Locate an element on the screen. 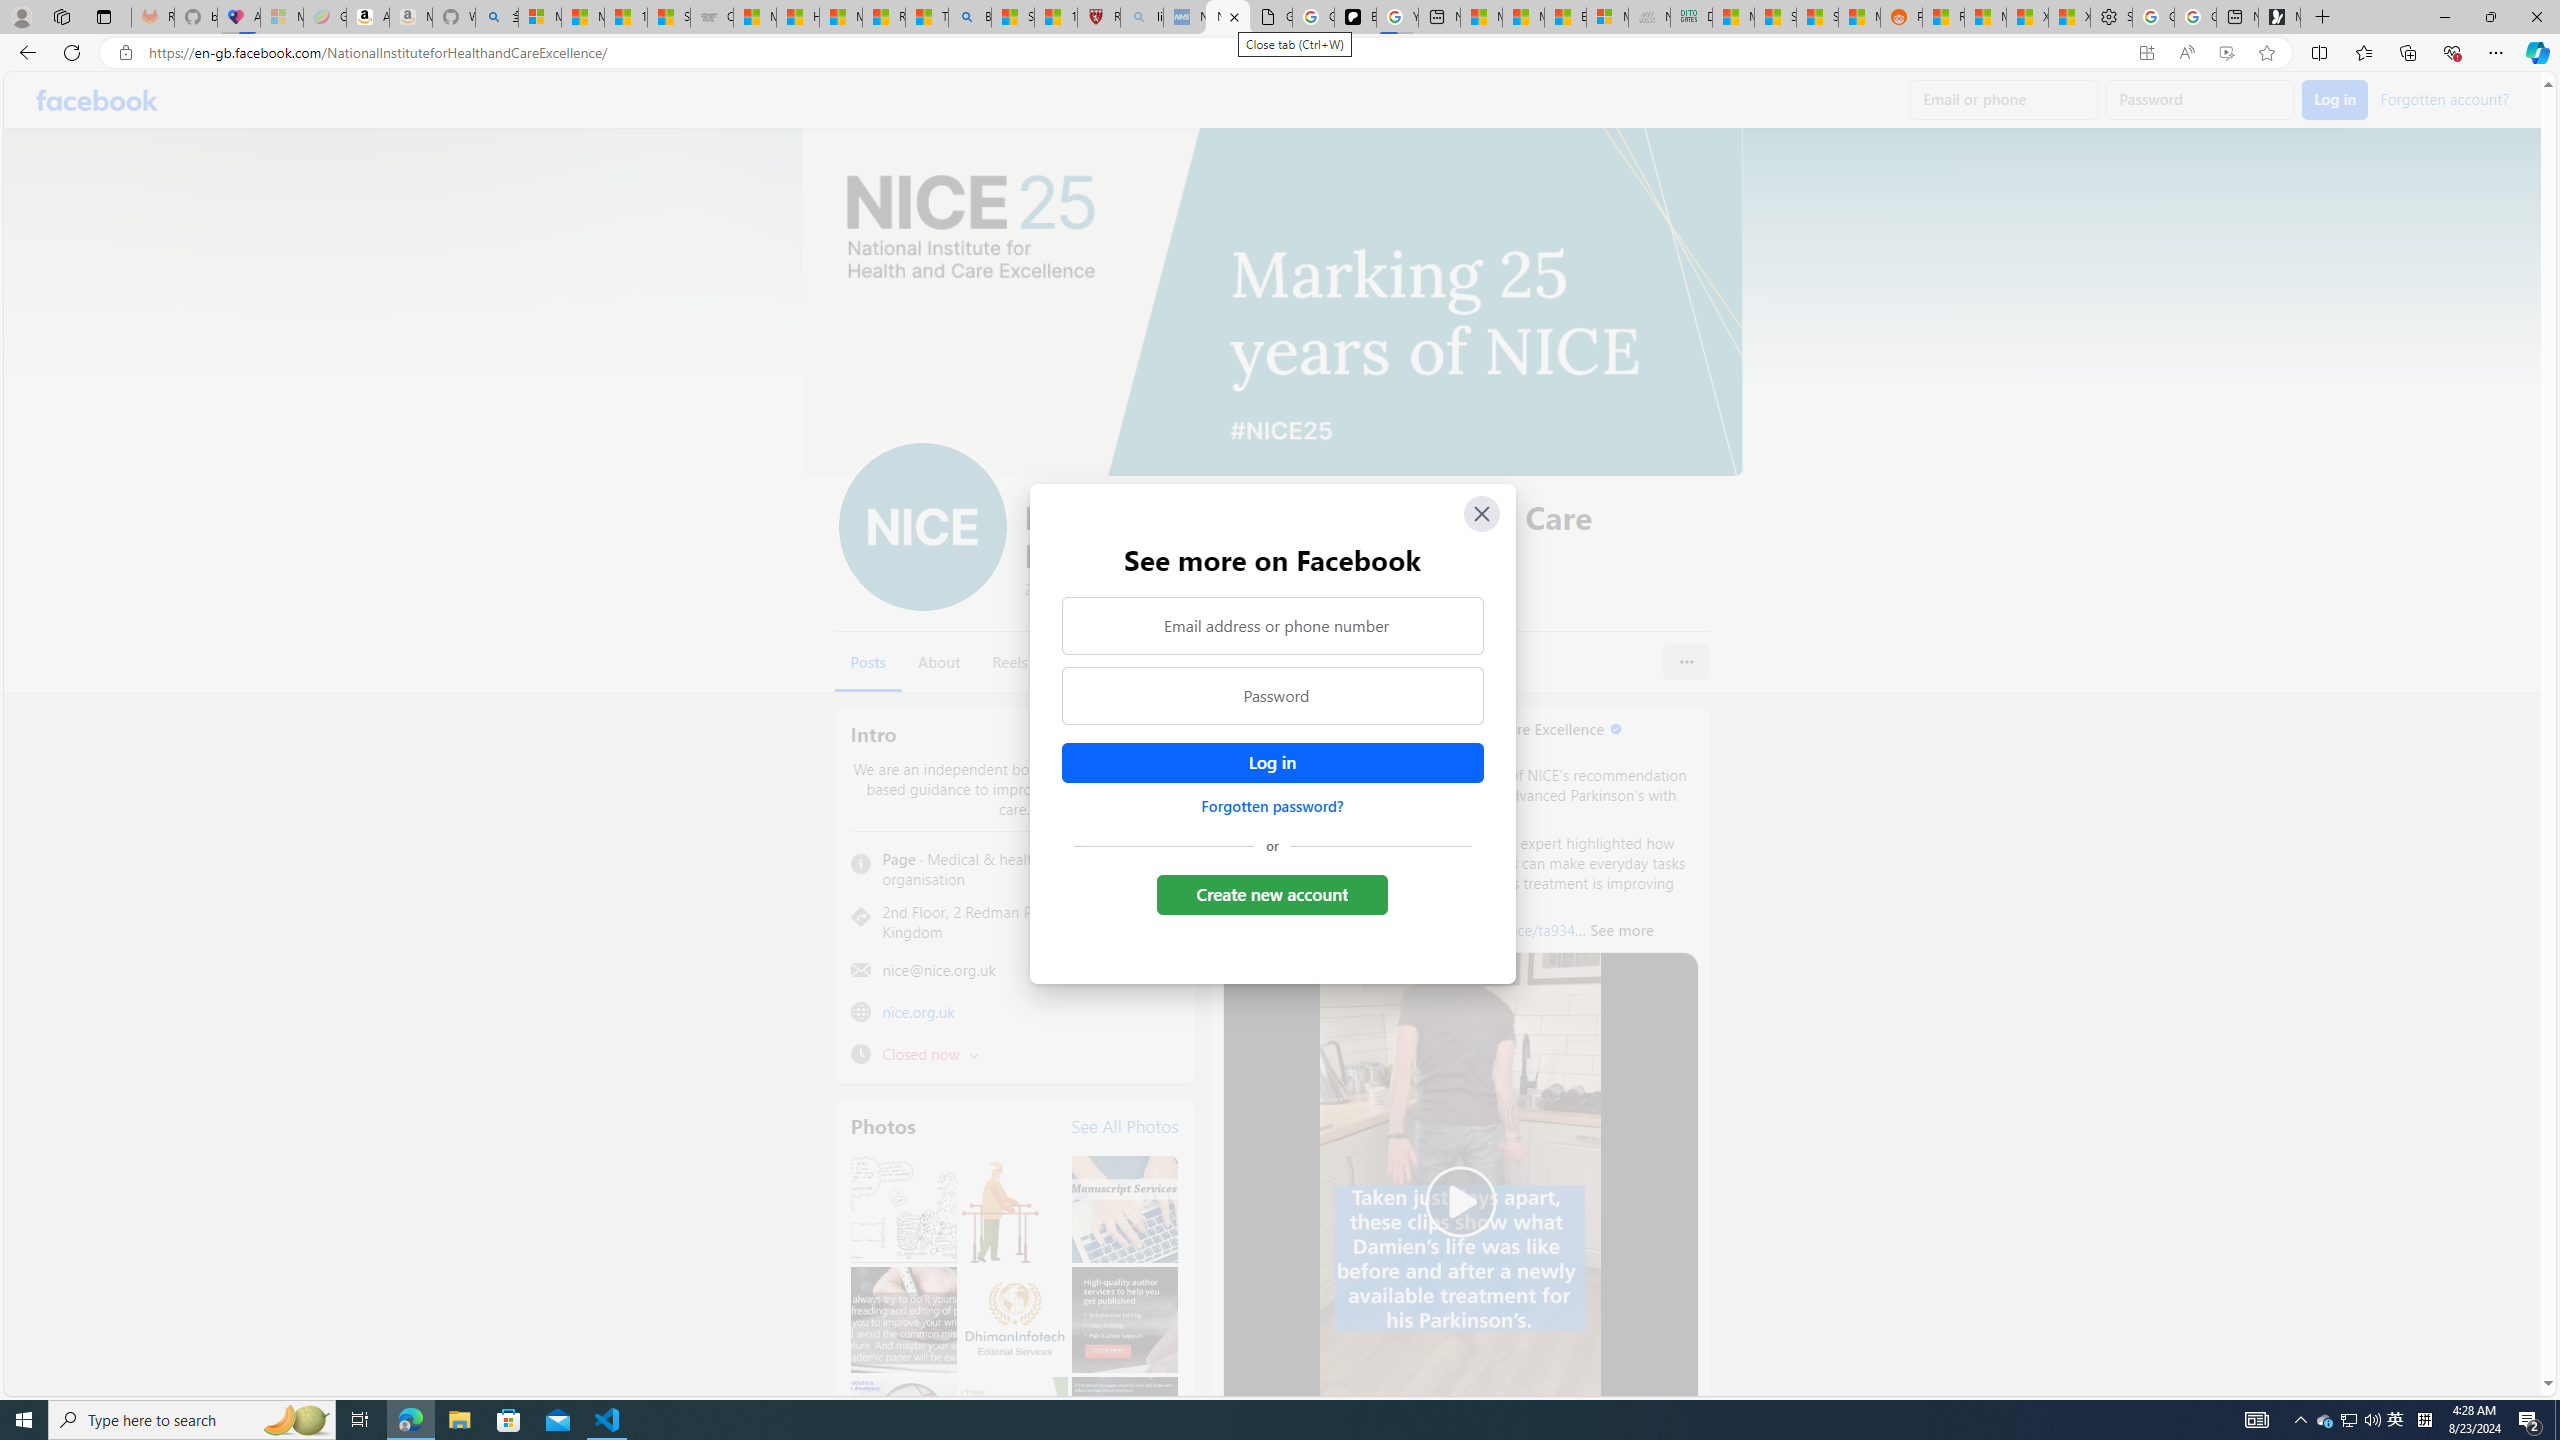 This screenshot has width=2560, height=1440. 'Navy Quest' is located at coordinates (1648, 16).